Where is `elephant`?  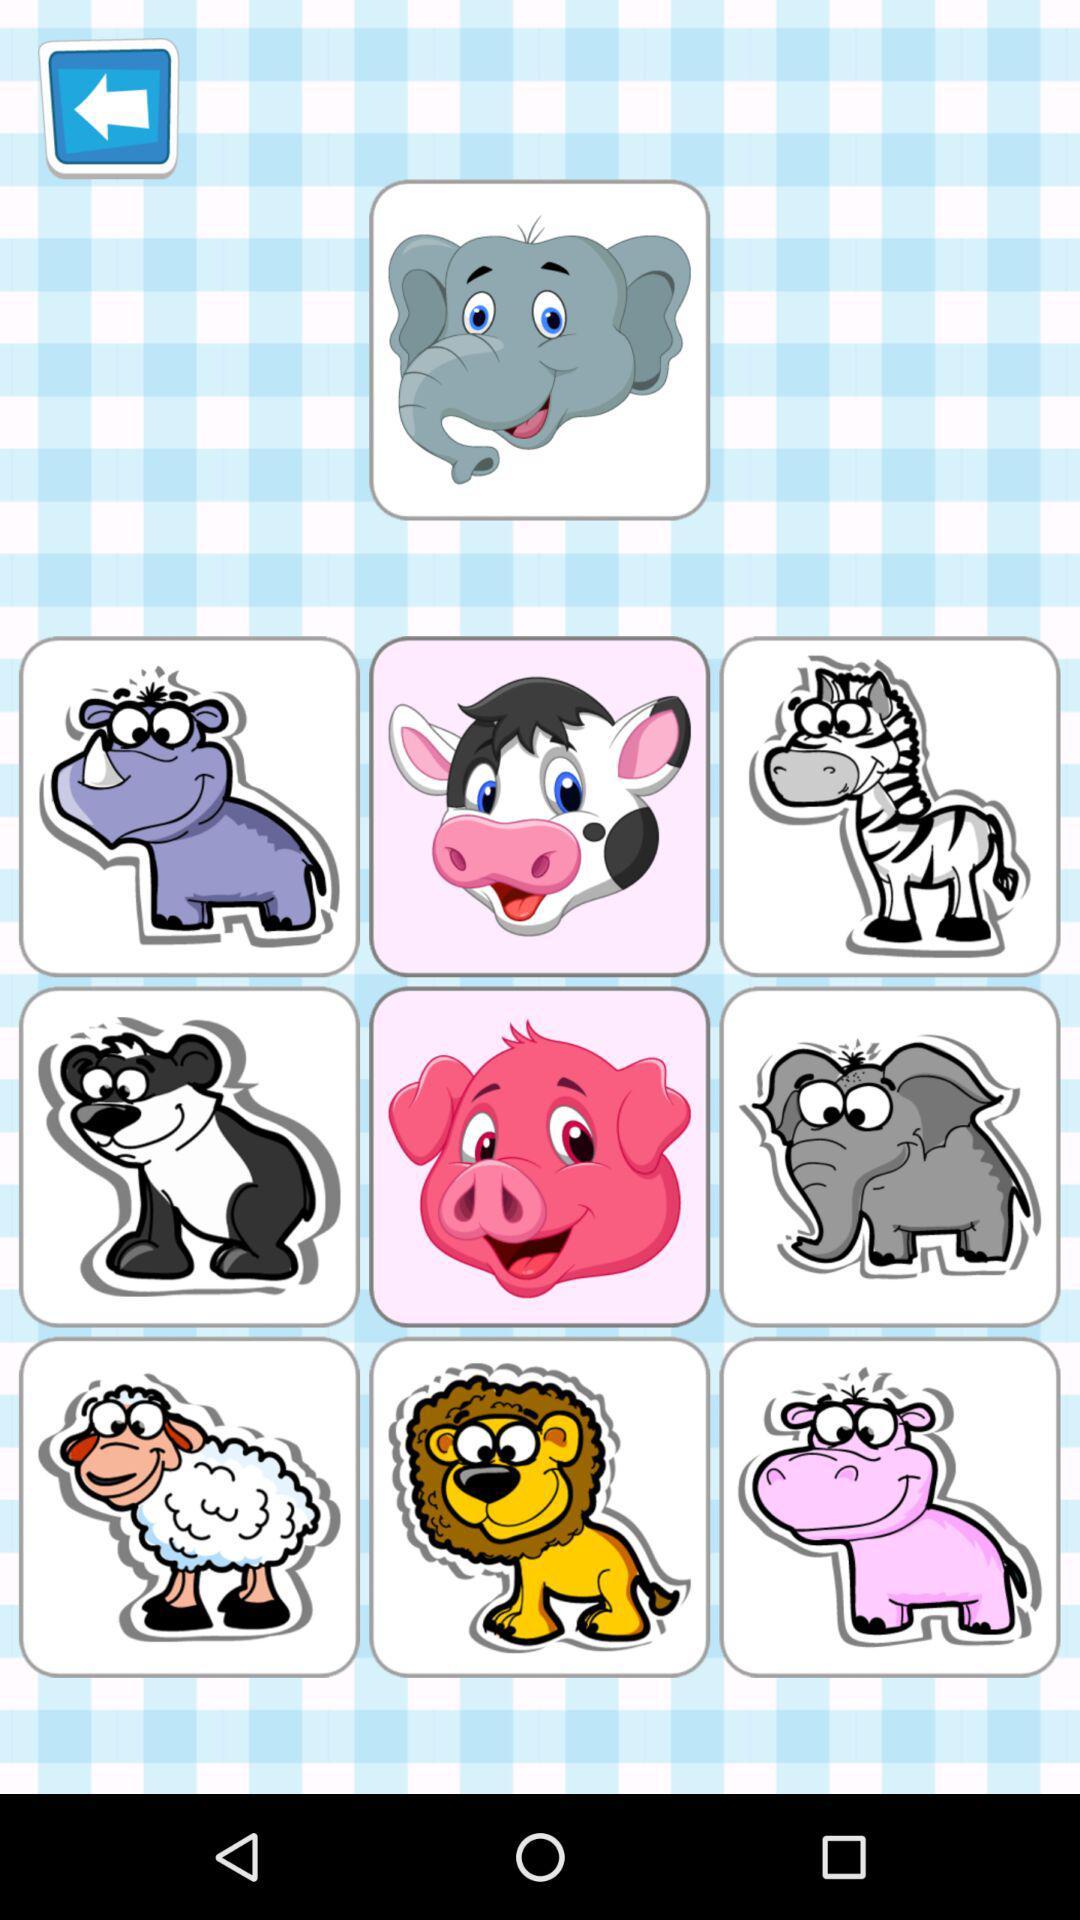
elephant is located at coordinates (538, 349).